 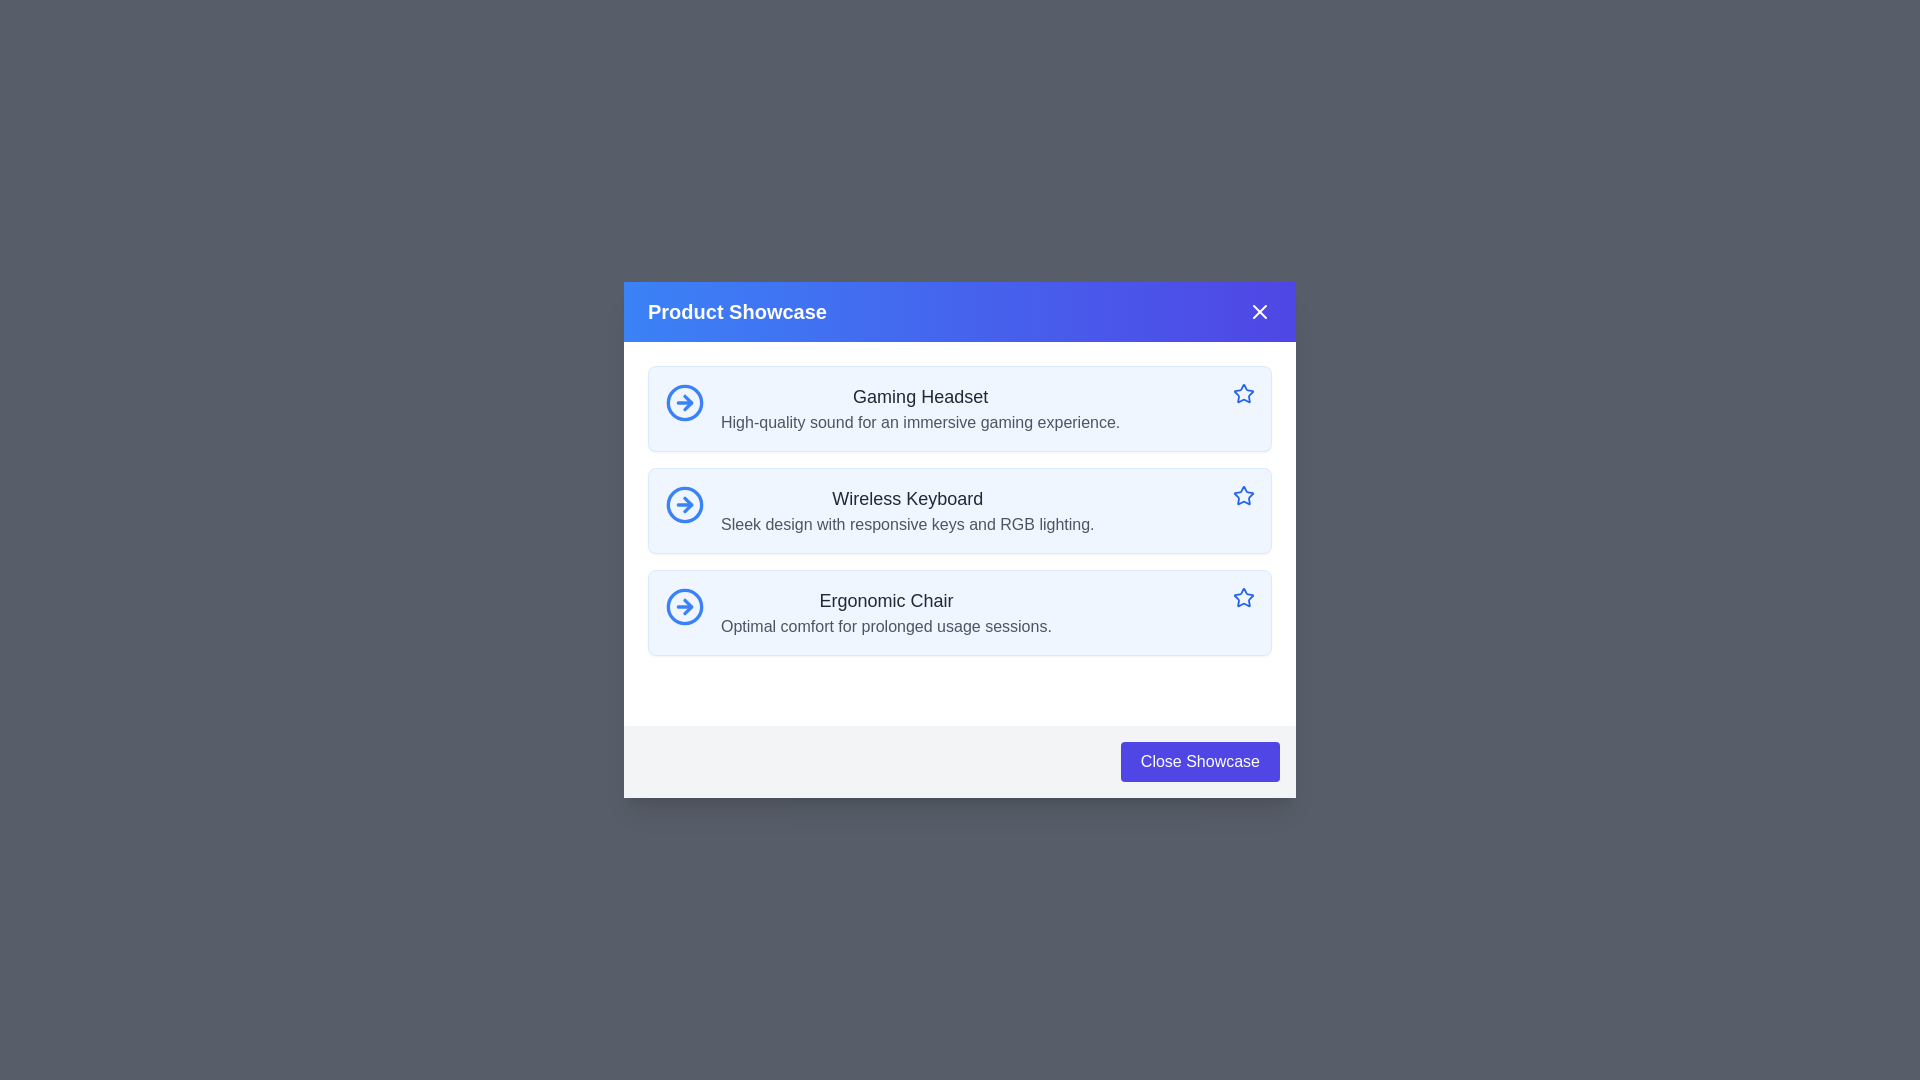 What do you see at coordinates (885, 626) in the screenshot?
I see `the text label displaying 'Optimal comfort for prolonged usage sessions.' located below the title 'Ergonomic Chair.'` at bounding box center [885, 626].